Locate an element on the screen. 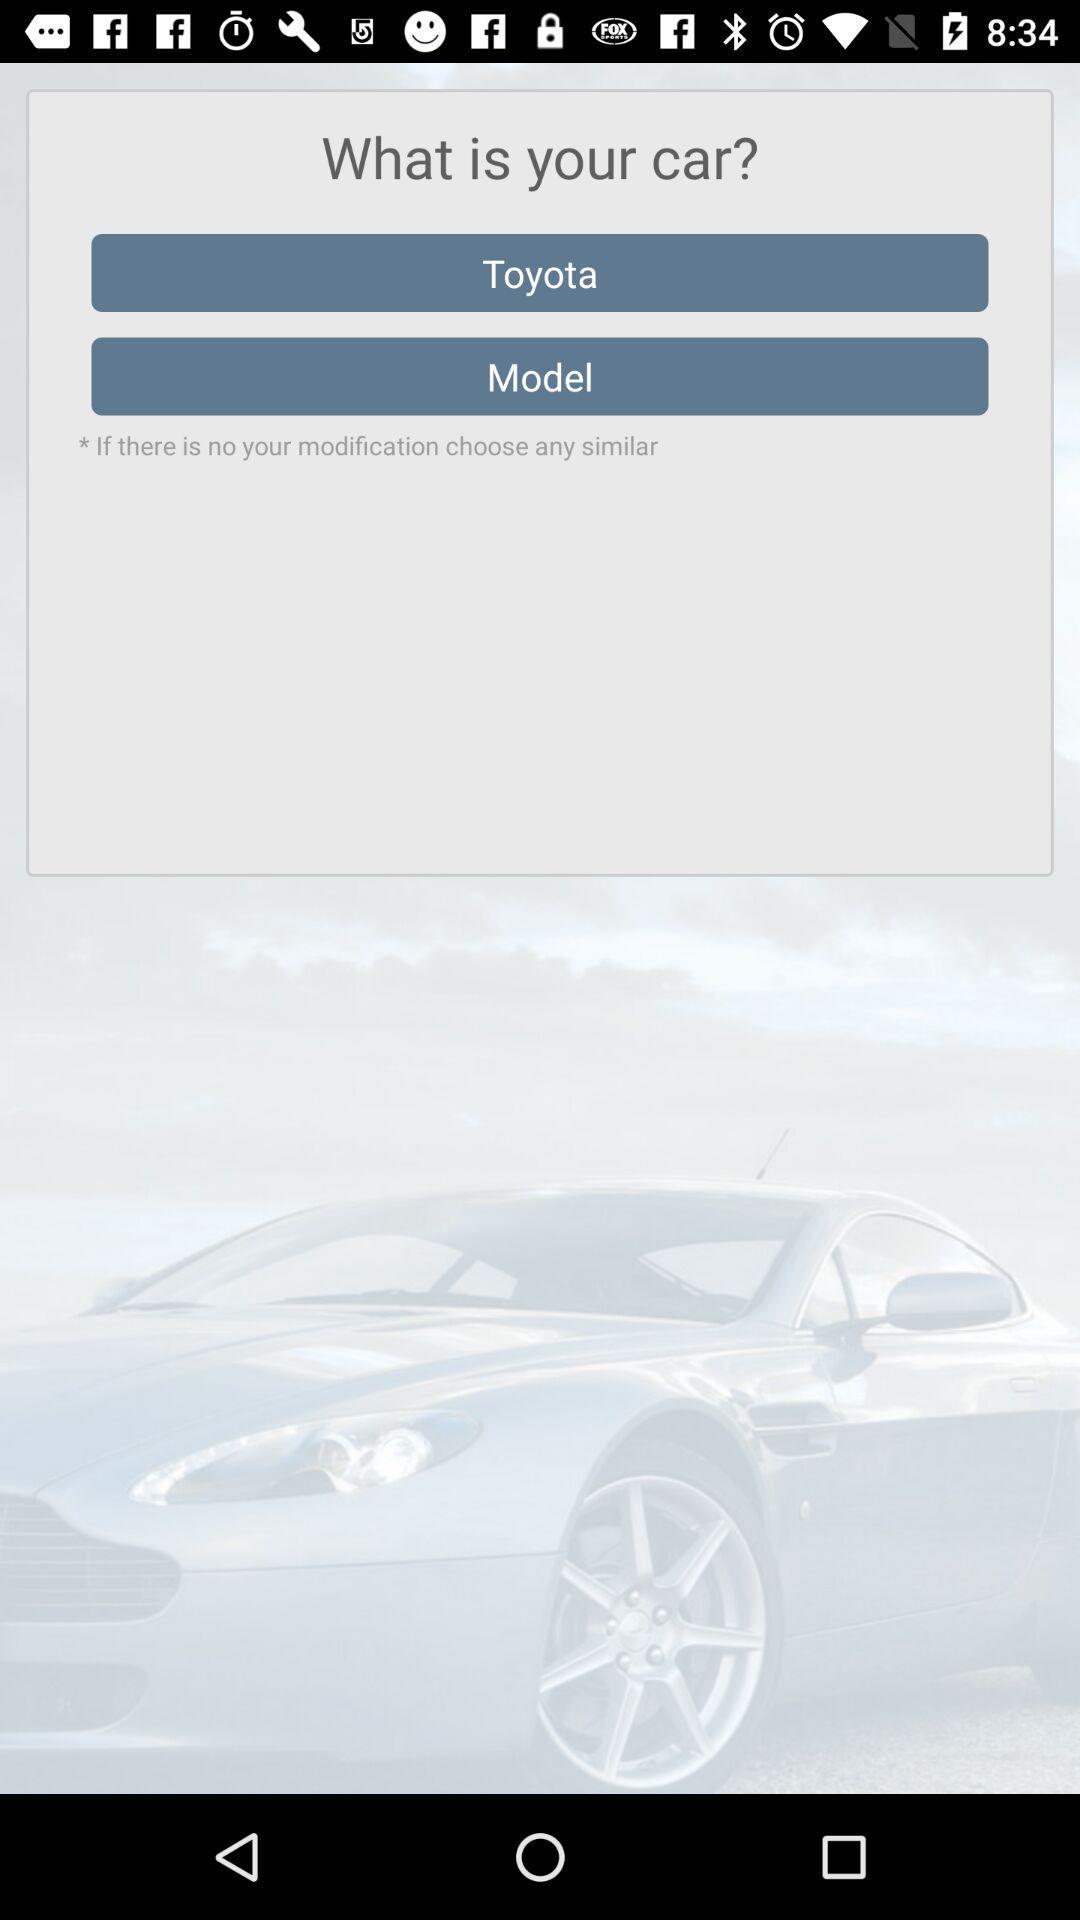 The height and width of the screenshot is (1920, 1080). the item above the model is located at coordinates (540, 272).